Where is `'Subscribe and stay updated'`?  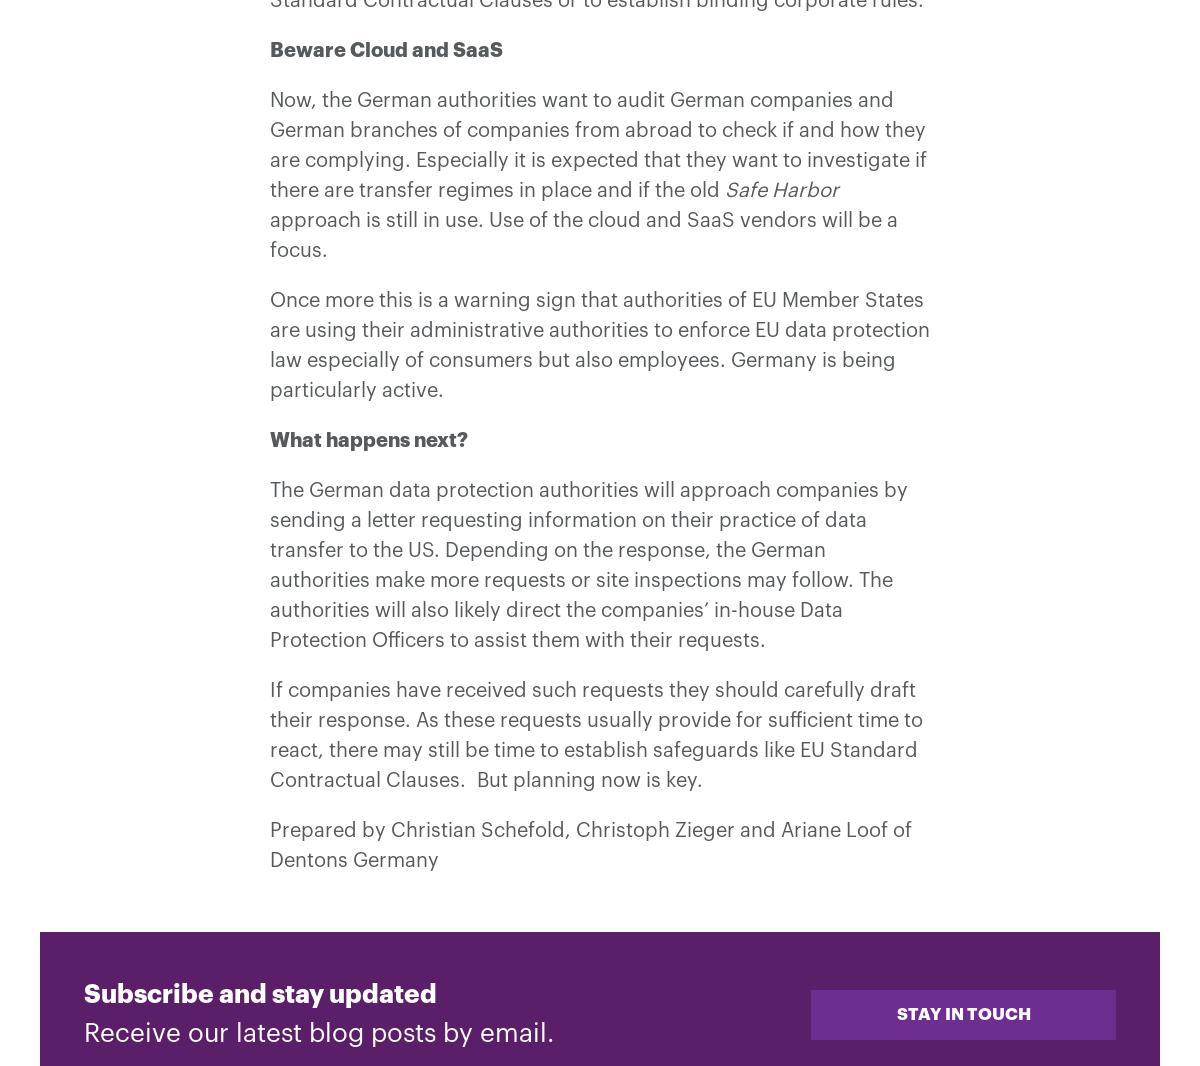
'Subscribe and stay updated' is located at coordinates (259, 995).